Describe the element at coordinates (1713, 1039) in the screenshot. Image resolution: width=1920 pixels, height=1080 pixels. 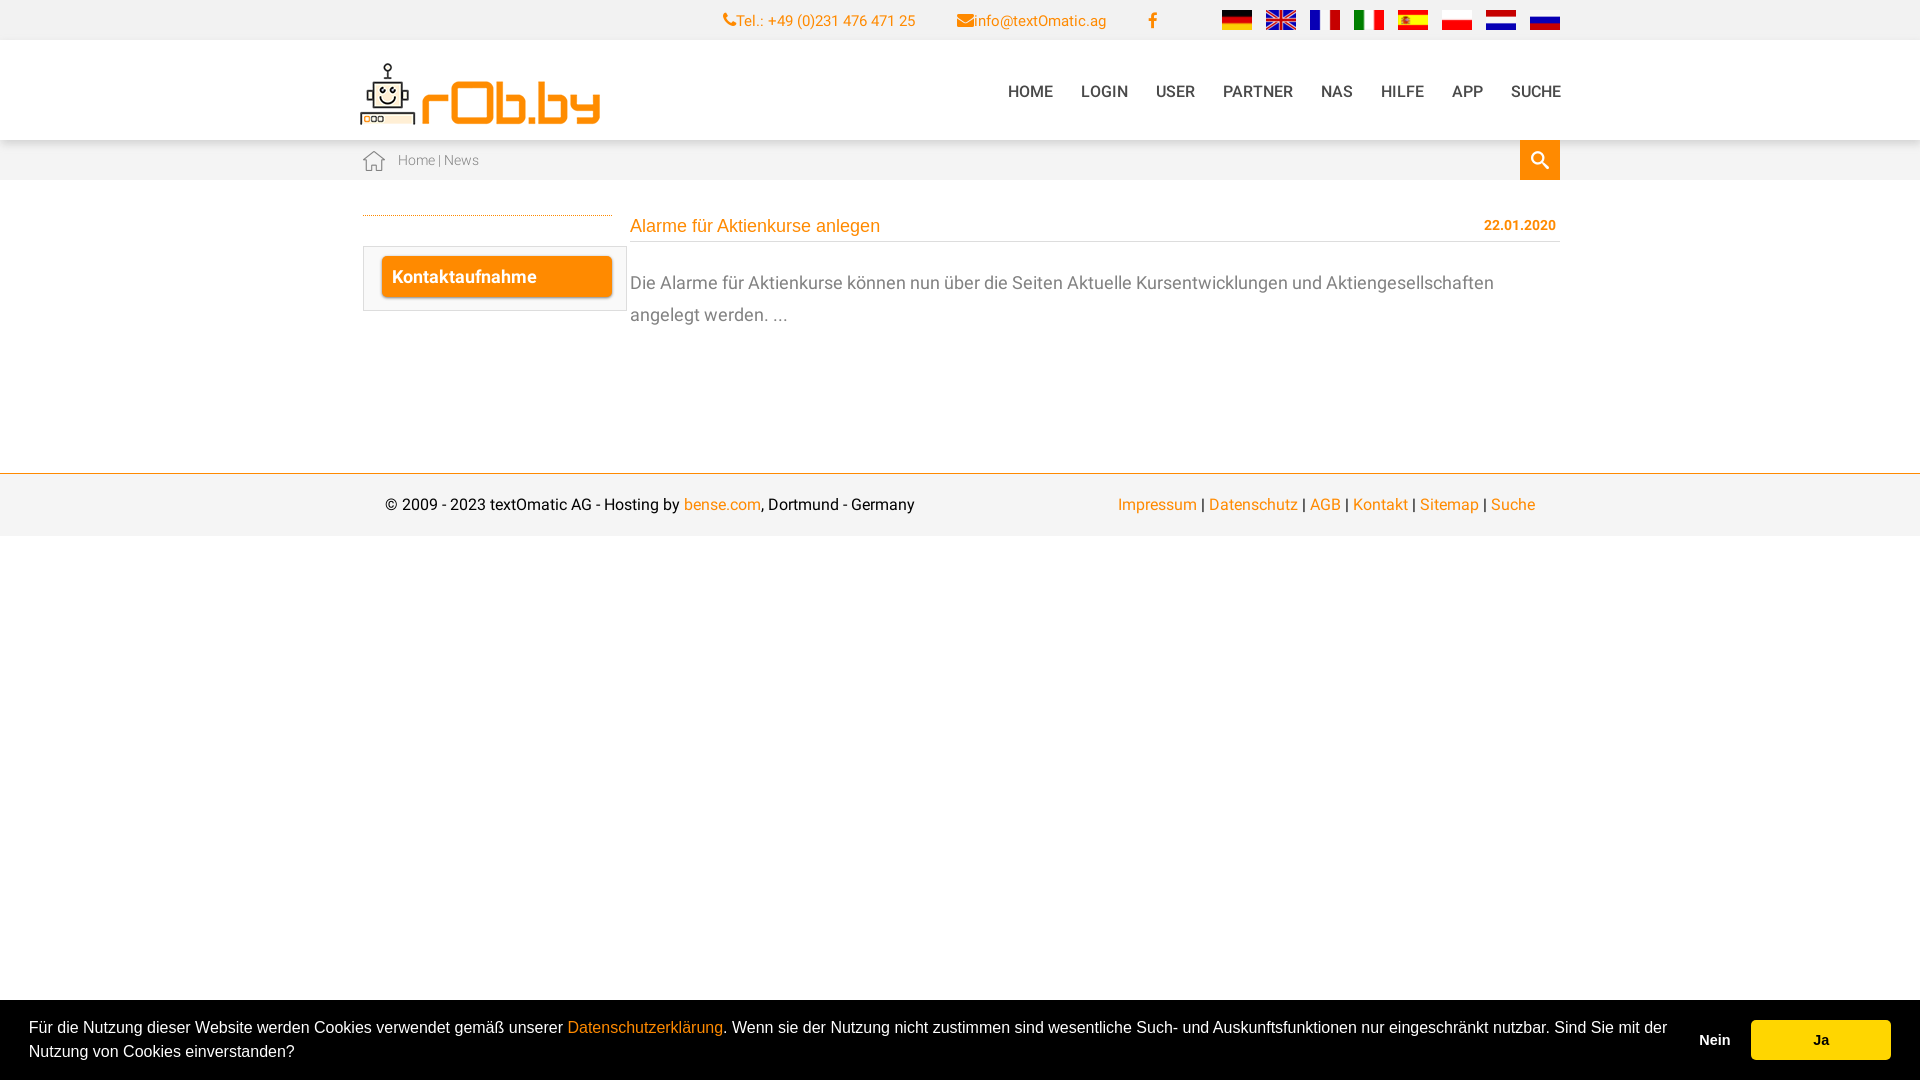
I see `'Nein'` at that location.